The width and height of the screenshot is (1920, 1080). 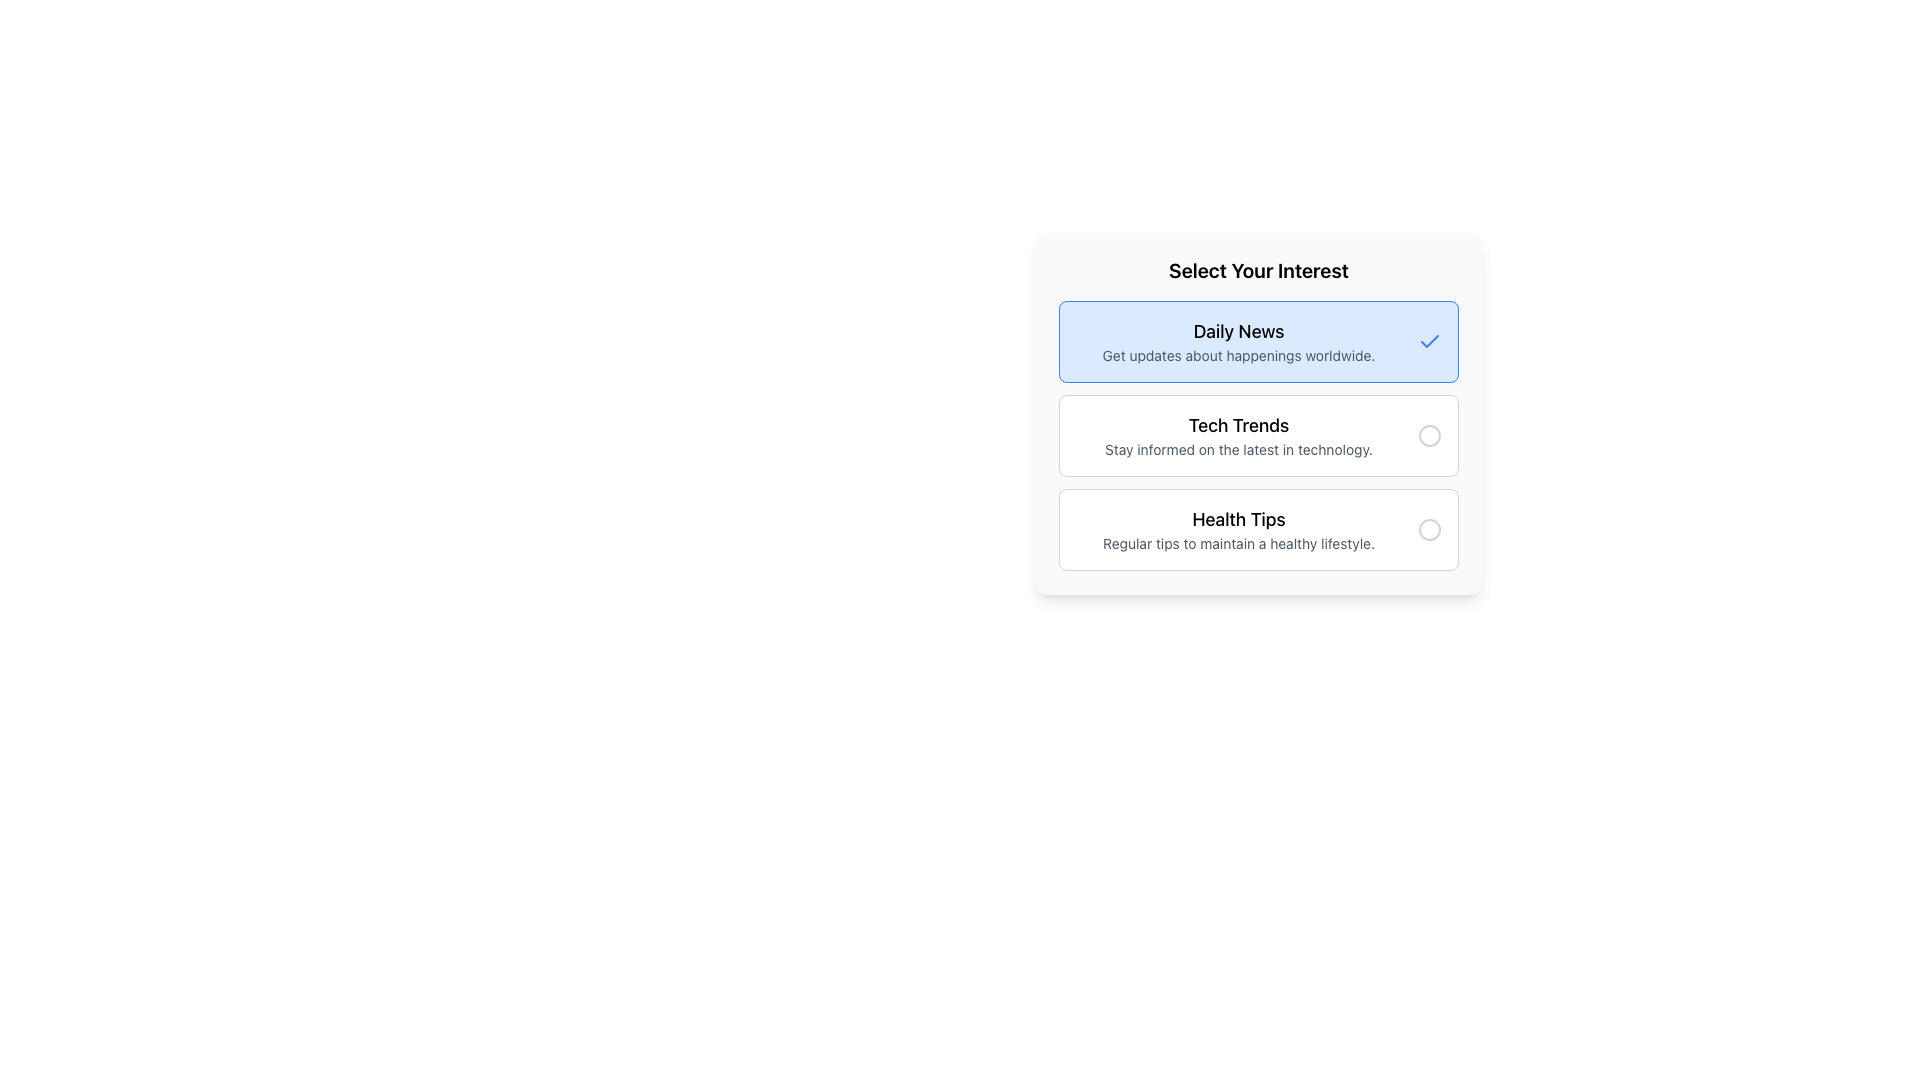 What do you see at coordinates (1429, 434) in the screenshot?
I see `the unselected Radio button indicator for the 'Tech Trends' option` at bounding box center [1429, 434].